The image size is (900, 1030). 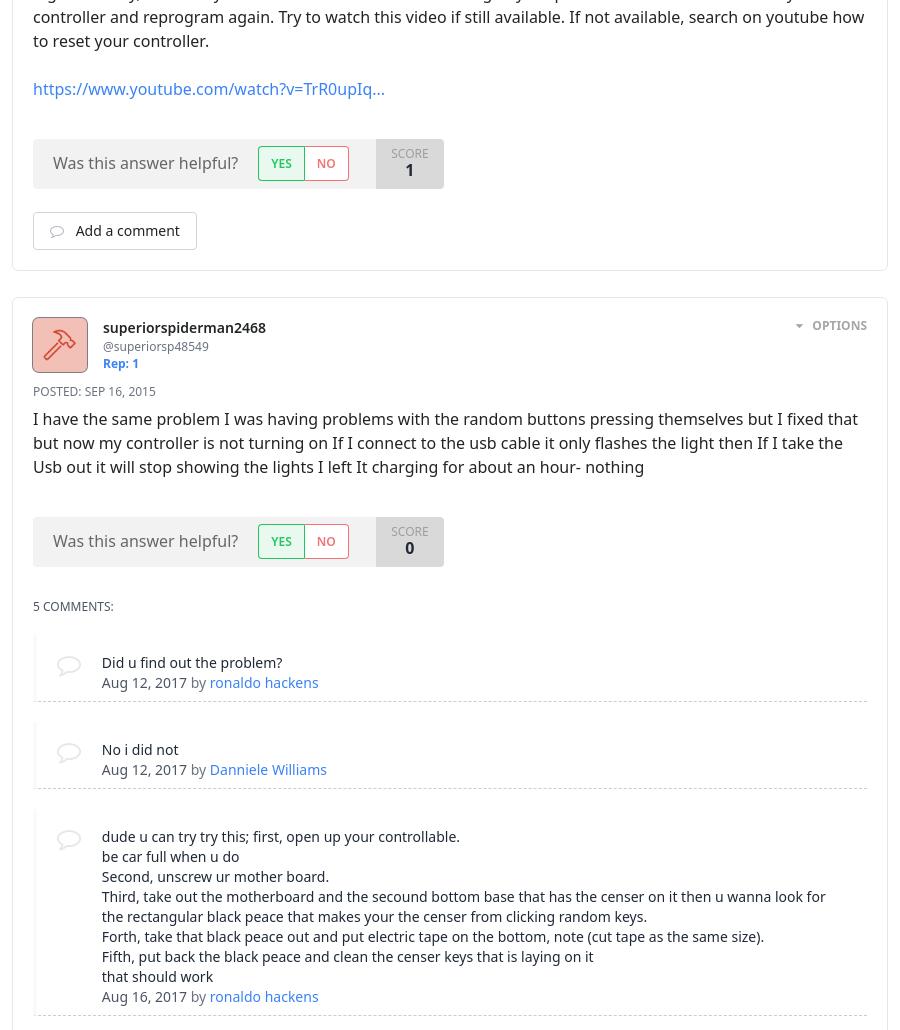 I want to click on 'Posted:', so click(x=57, y=390).